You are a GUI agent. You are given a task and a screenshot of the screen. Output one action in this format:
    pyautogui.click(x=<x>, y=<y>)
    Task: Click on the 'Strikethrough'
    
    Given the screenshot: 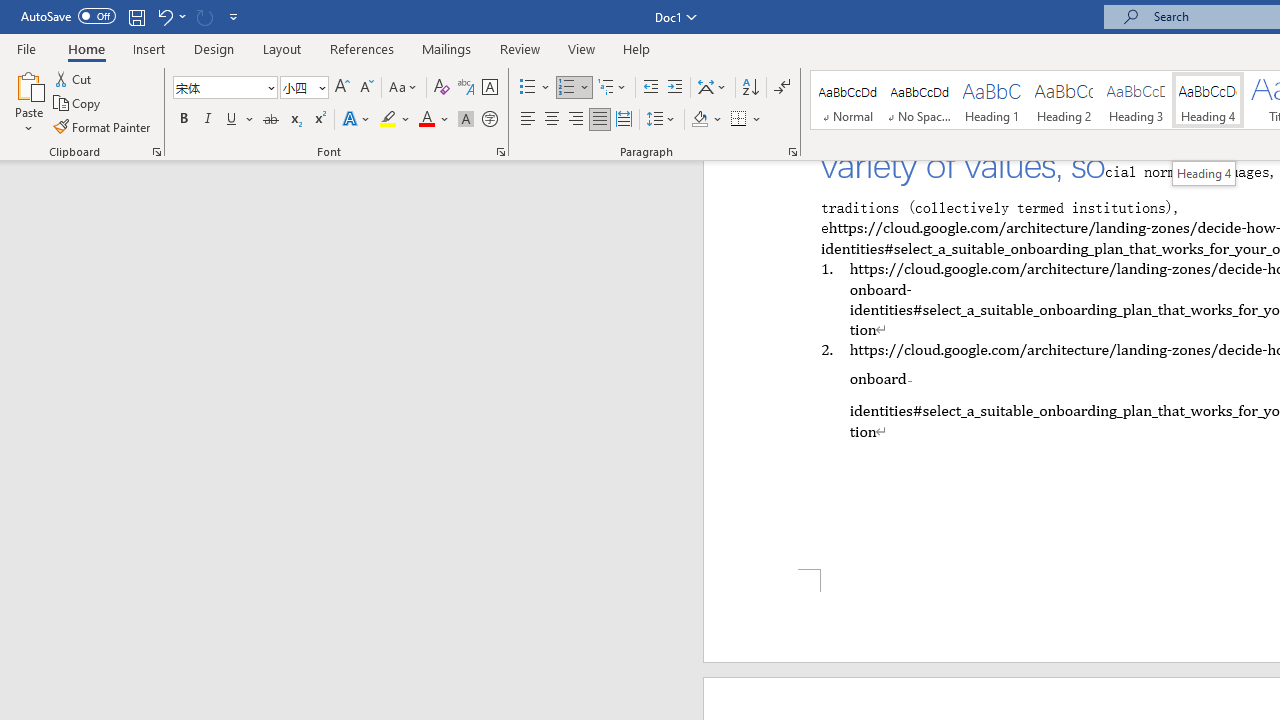 What is the action you would take?
    pyautogui.click(x=269, y=119)
    